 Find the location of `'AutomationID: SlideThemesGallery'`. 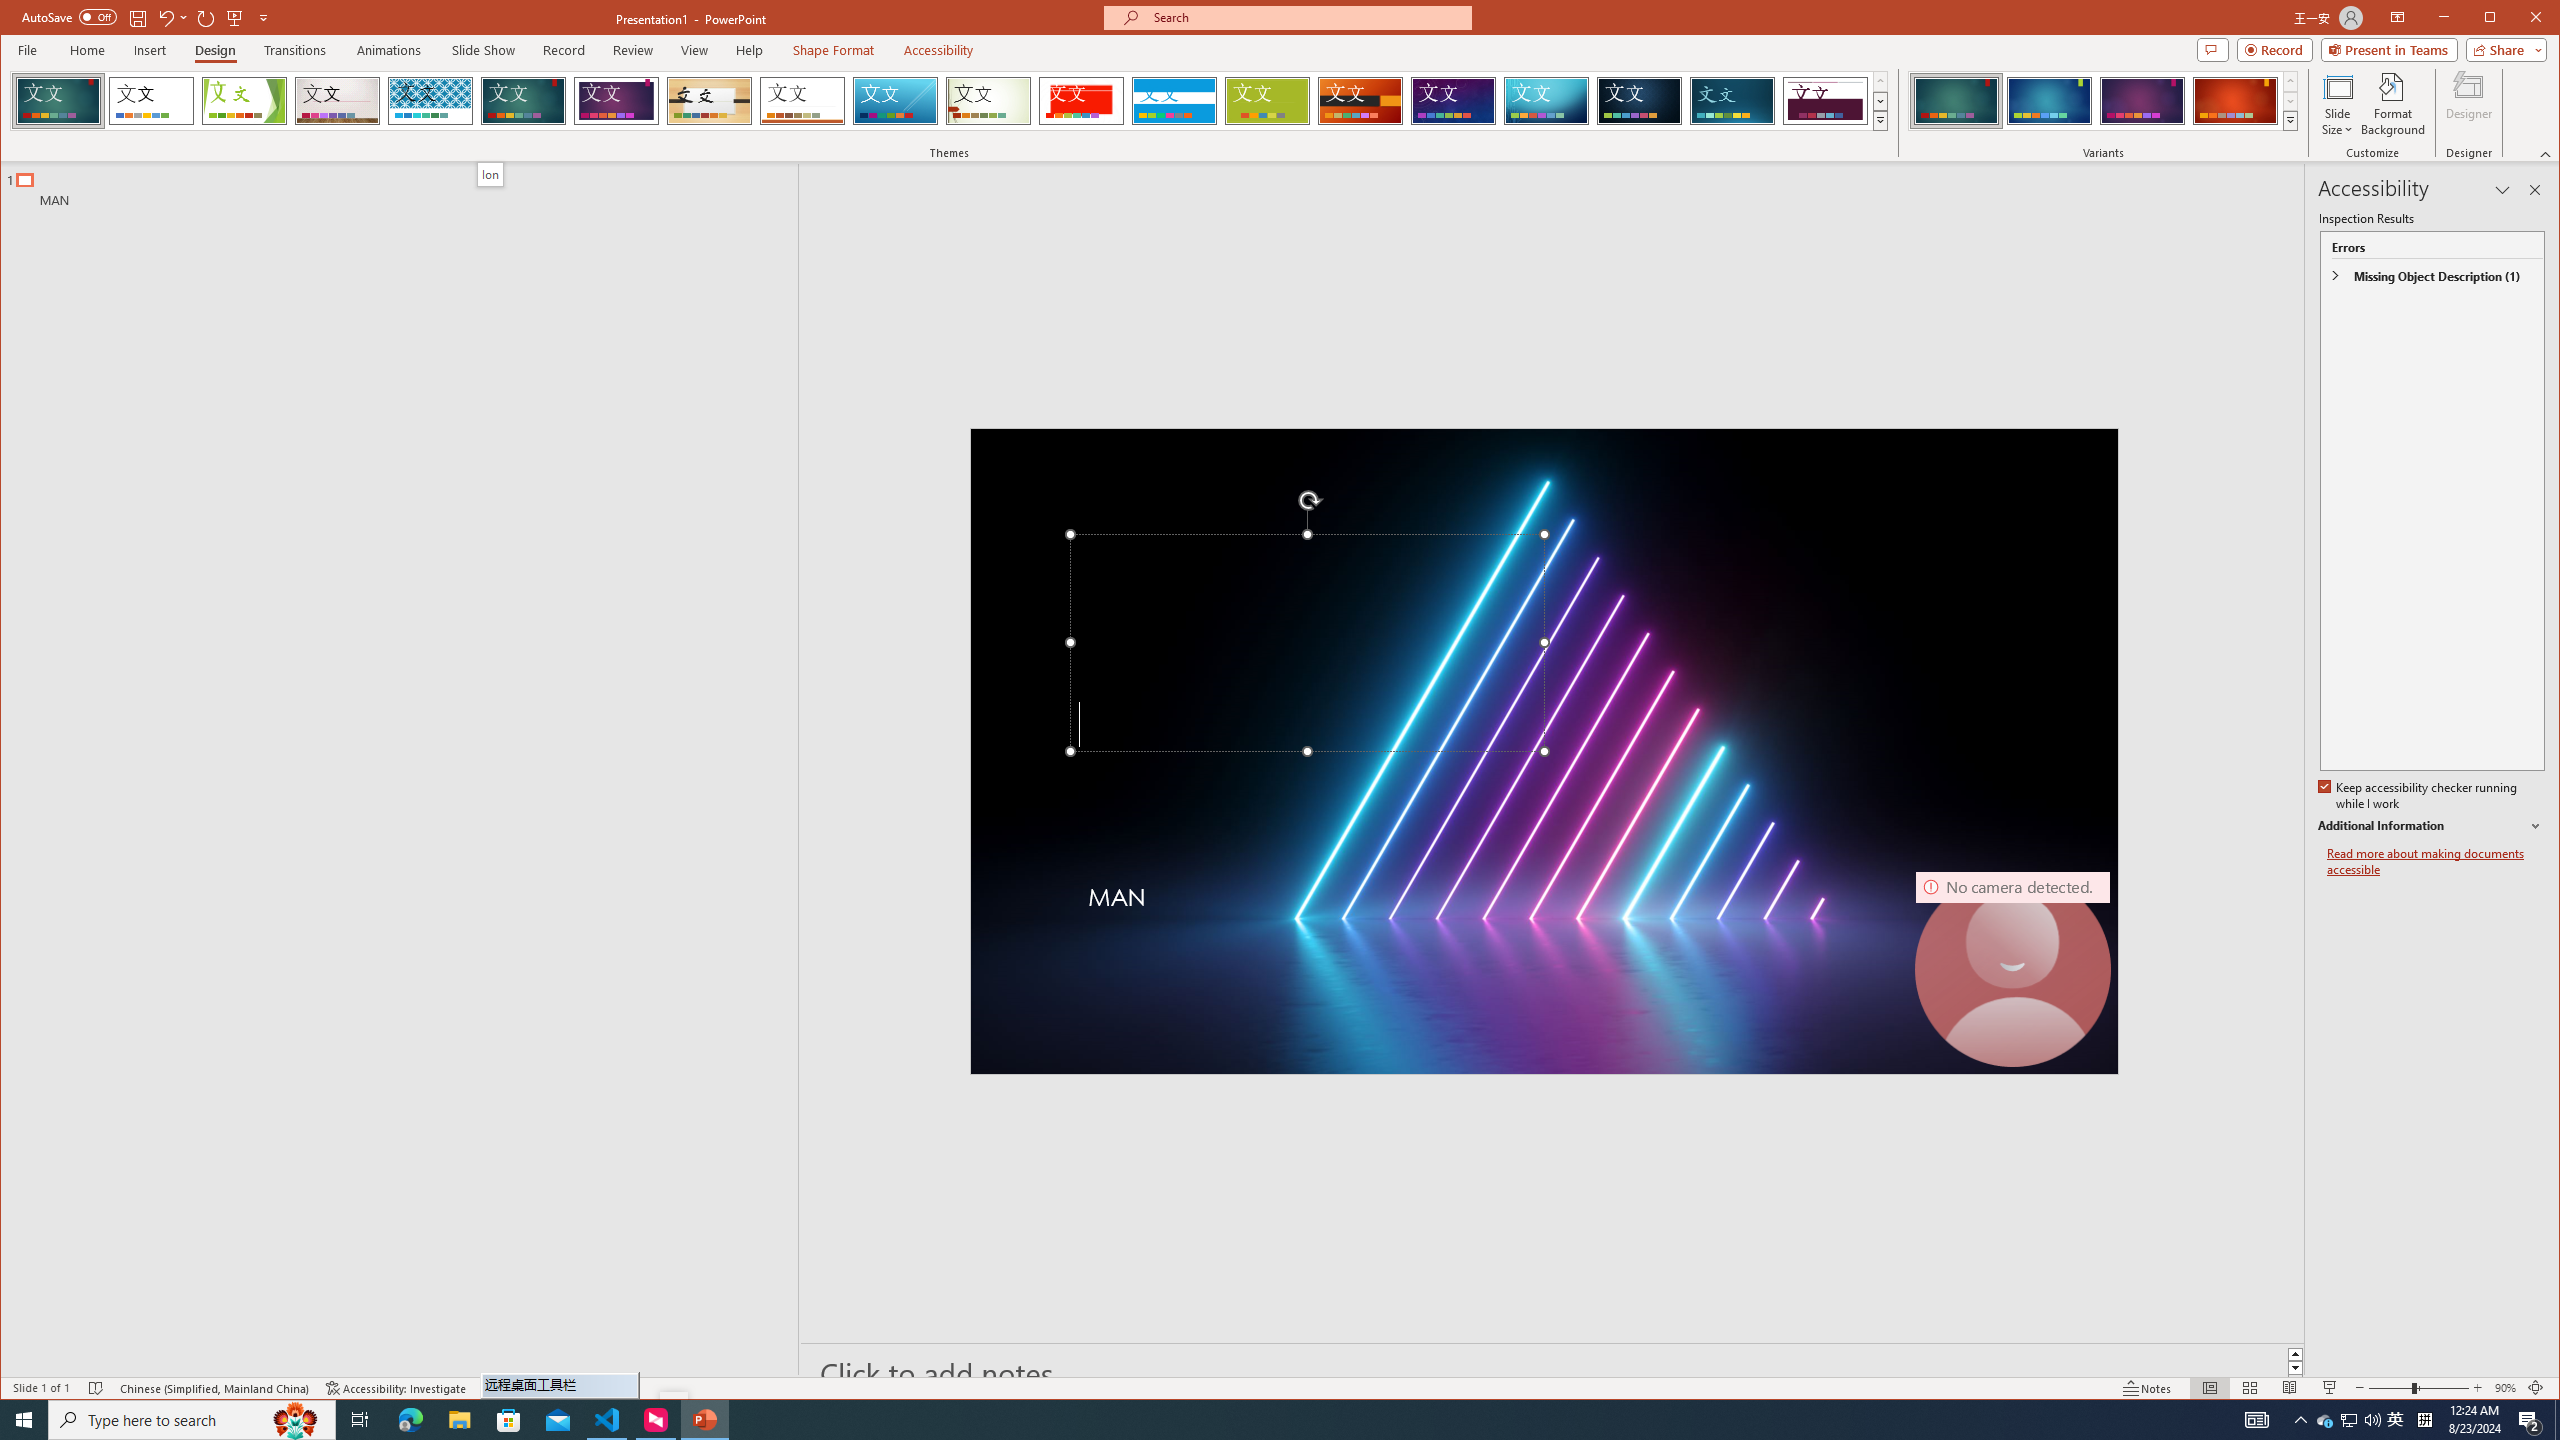

'AutomationID: SlideThemesGallery' is located at coordinates (950, 99).